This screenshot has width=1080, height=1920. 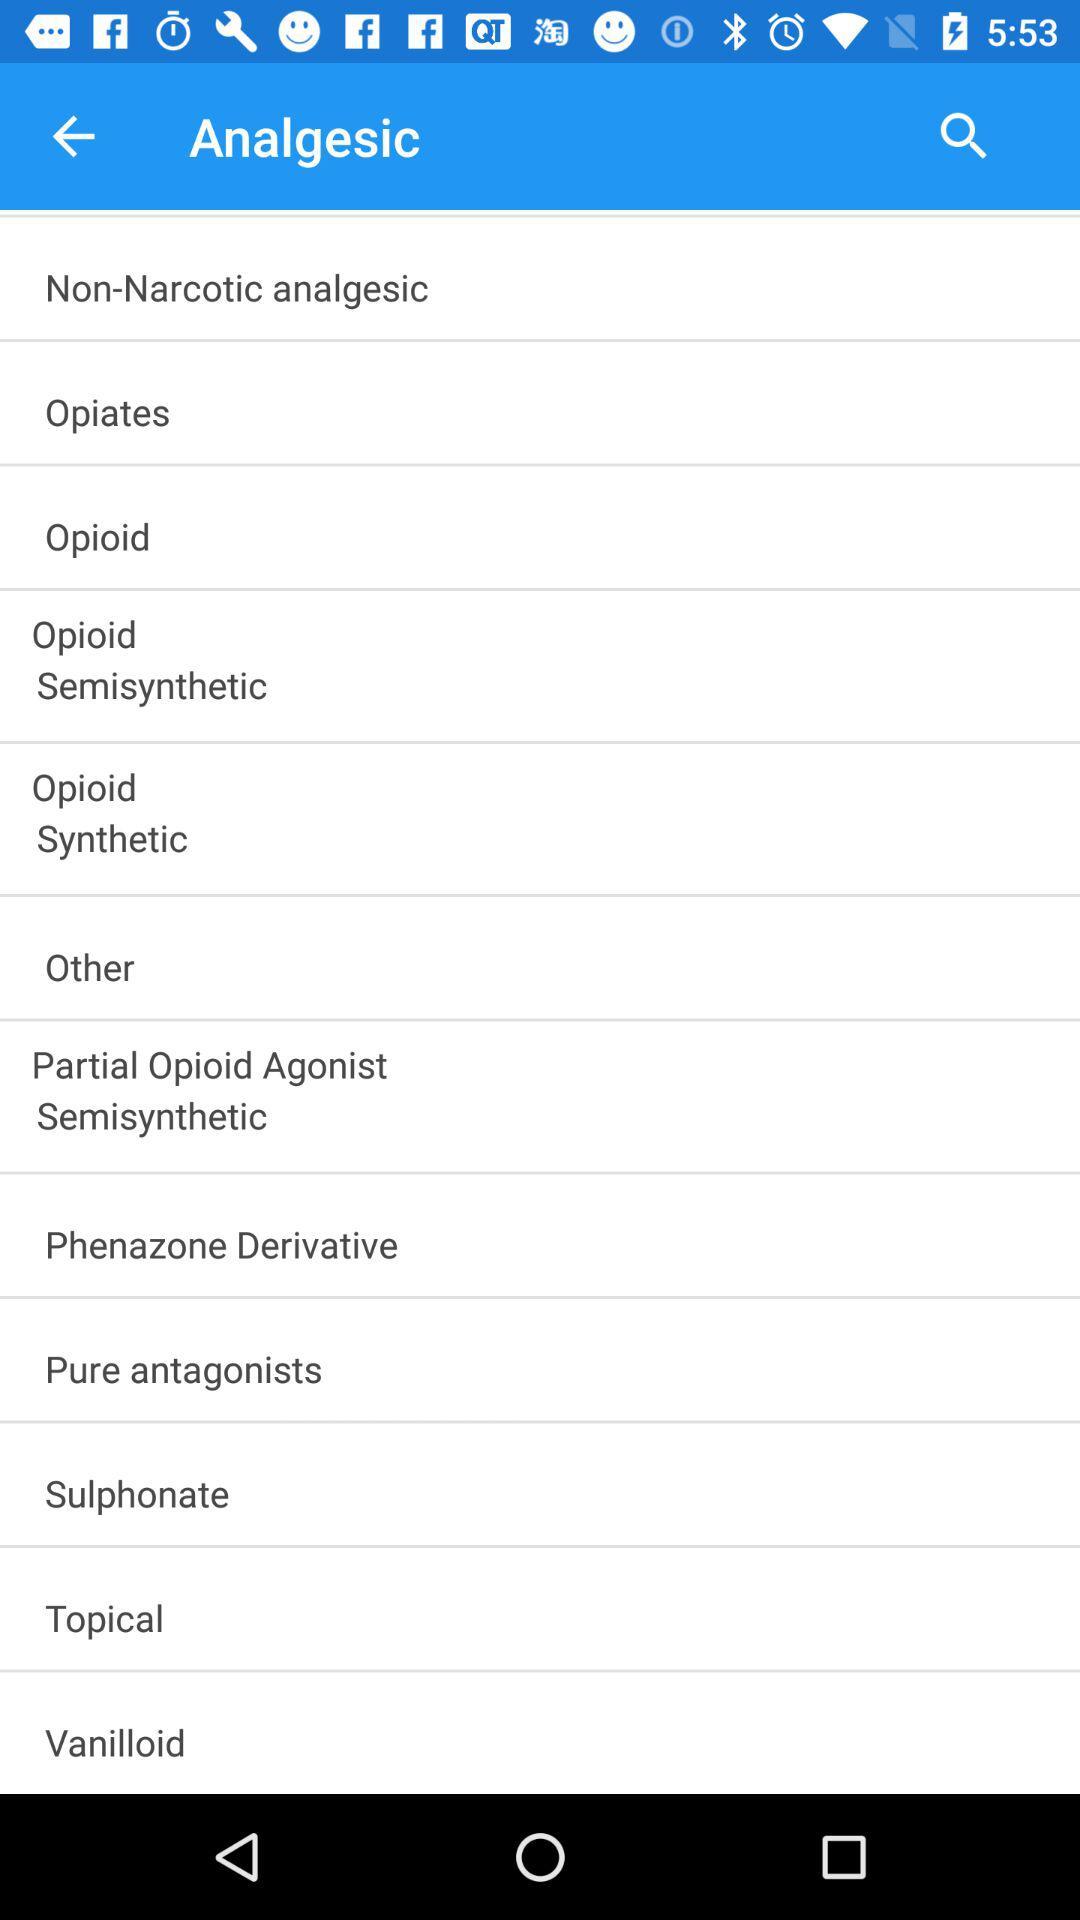 I want to click on item above the opioid, so click(x=549, y=404).